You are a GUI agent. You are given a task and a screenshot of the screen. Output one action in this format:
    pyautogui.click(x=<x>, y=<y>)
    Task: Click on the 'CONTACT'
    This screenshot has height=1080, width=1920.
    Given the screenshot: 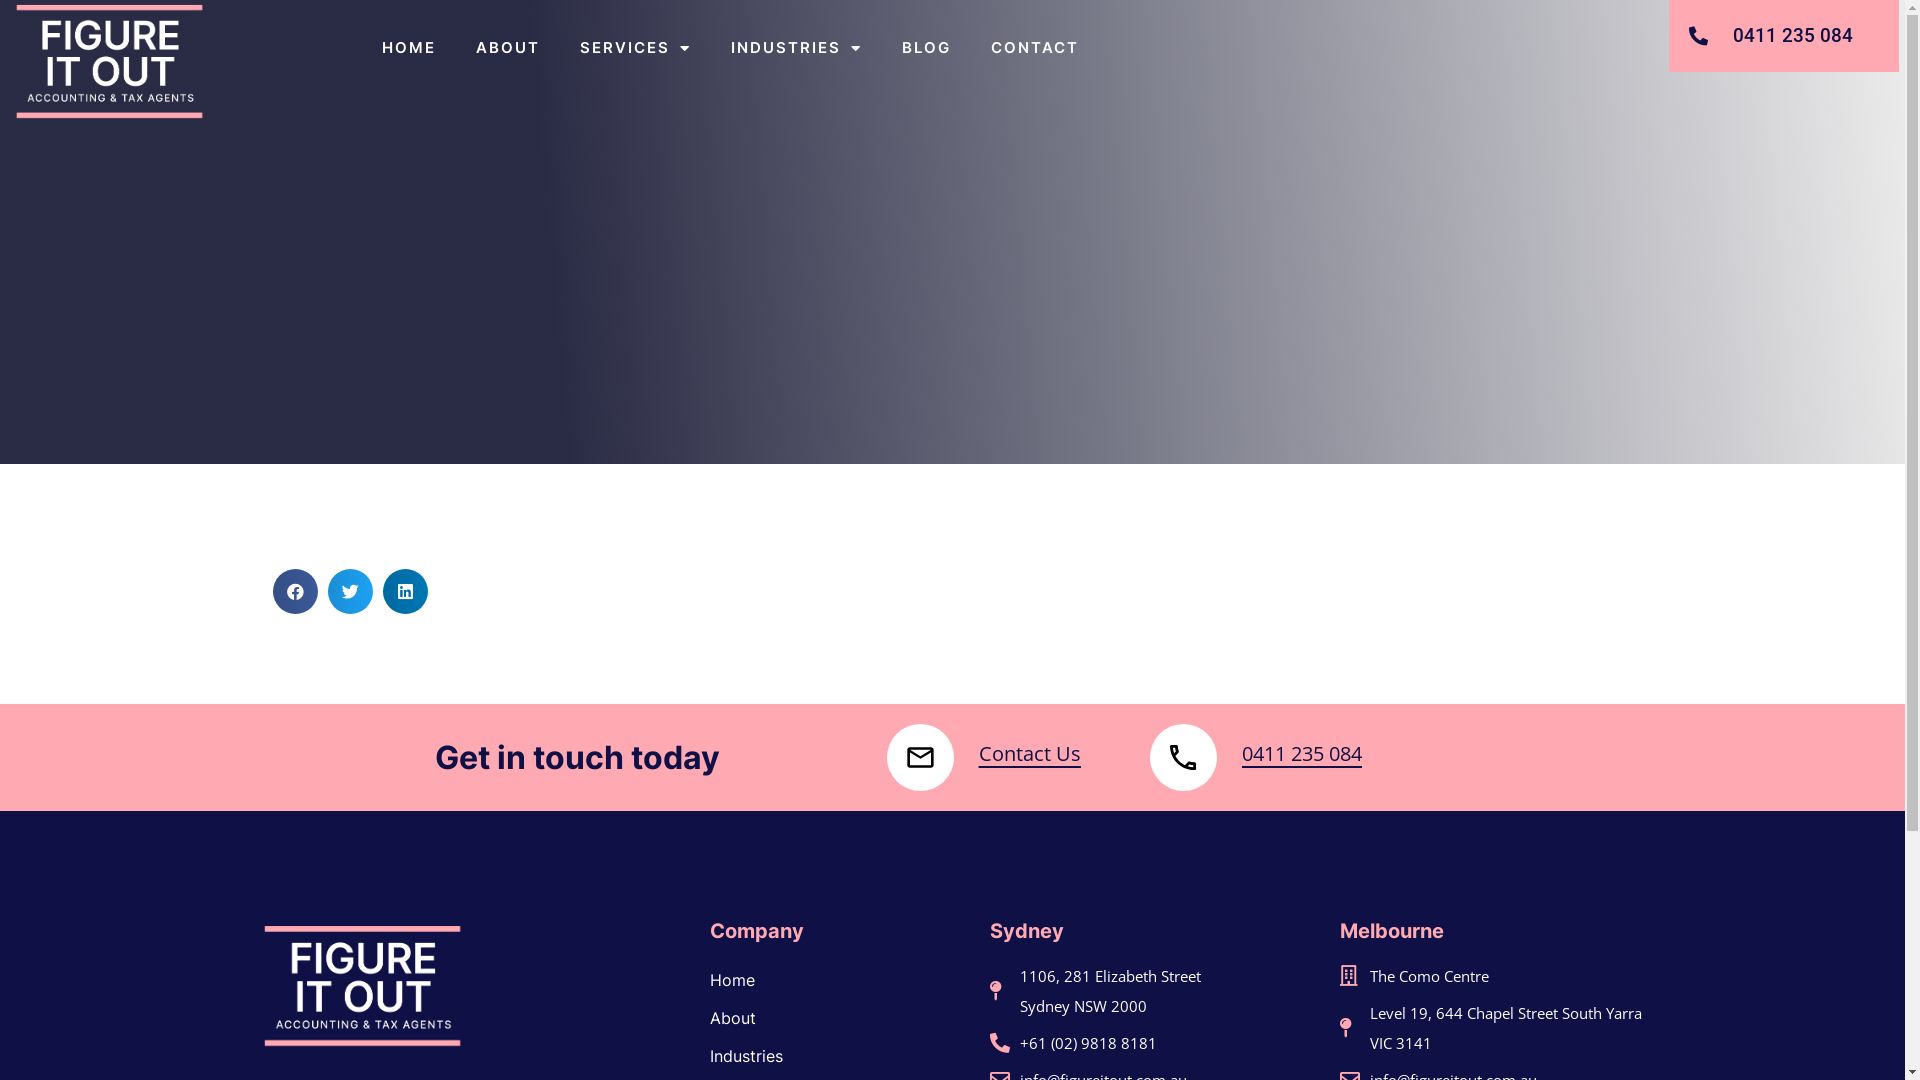 What is the action you would take?
    pyautogui.click(x=1035, y=46)
    